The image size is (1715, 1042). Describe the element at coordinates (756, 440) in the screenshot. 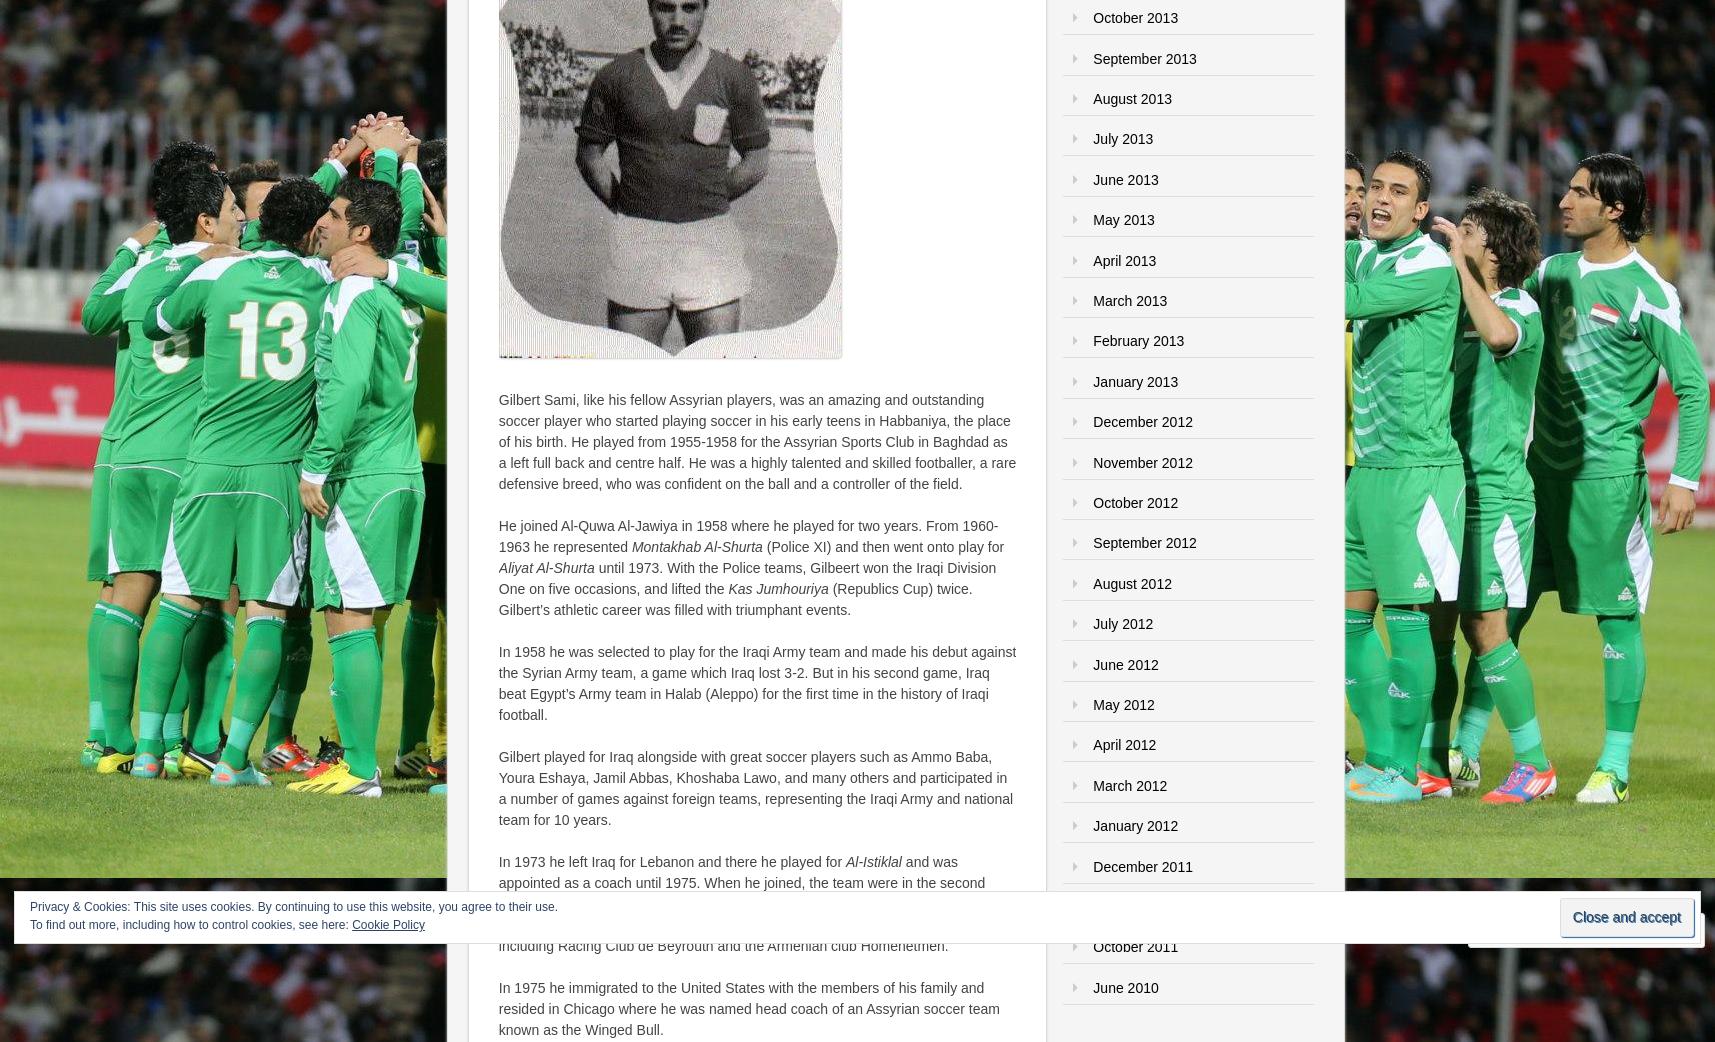

I see `'Gilbert Sami, like his fellow Assyrian players, was an amazing and outstanding soccer player who started playing soccer in his early teens in Habbaniya, the place of his birth. He played from 1955-1958 for the Assyrian Sports Club in Baghdad as a left full back and centre half. He was a highly talented and skilled footballer, a rare defensive breed, who was confident on the ball and a controller of the field.'` at that location.